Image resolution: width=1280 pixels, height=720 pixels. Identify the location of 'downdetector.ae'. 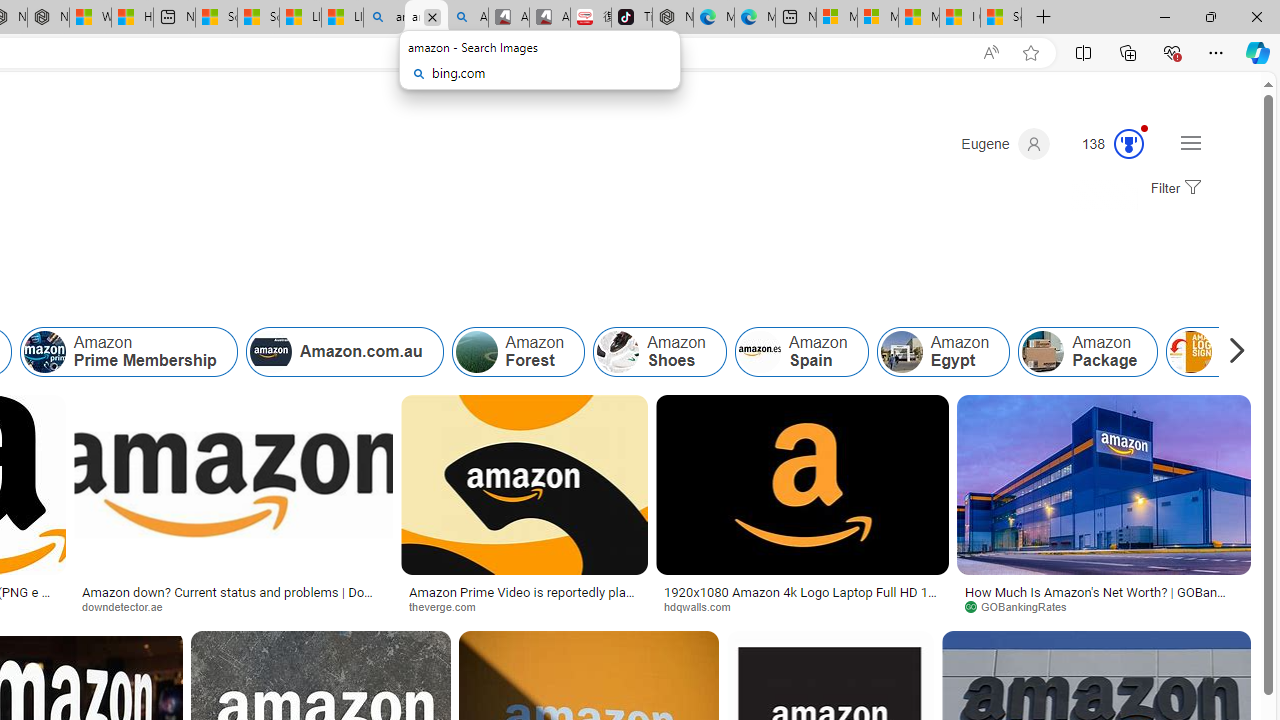
(233, 605).